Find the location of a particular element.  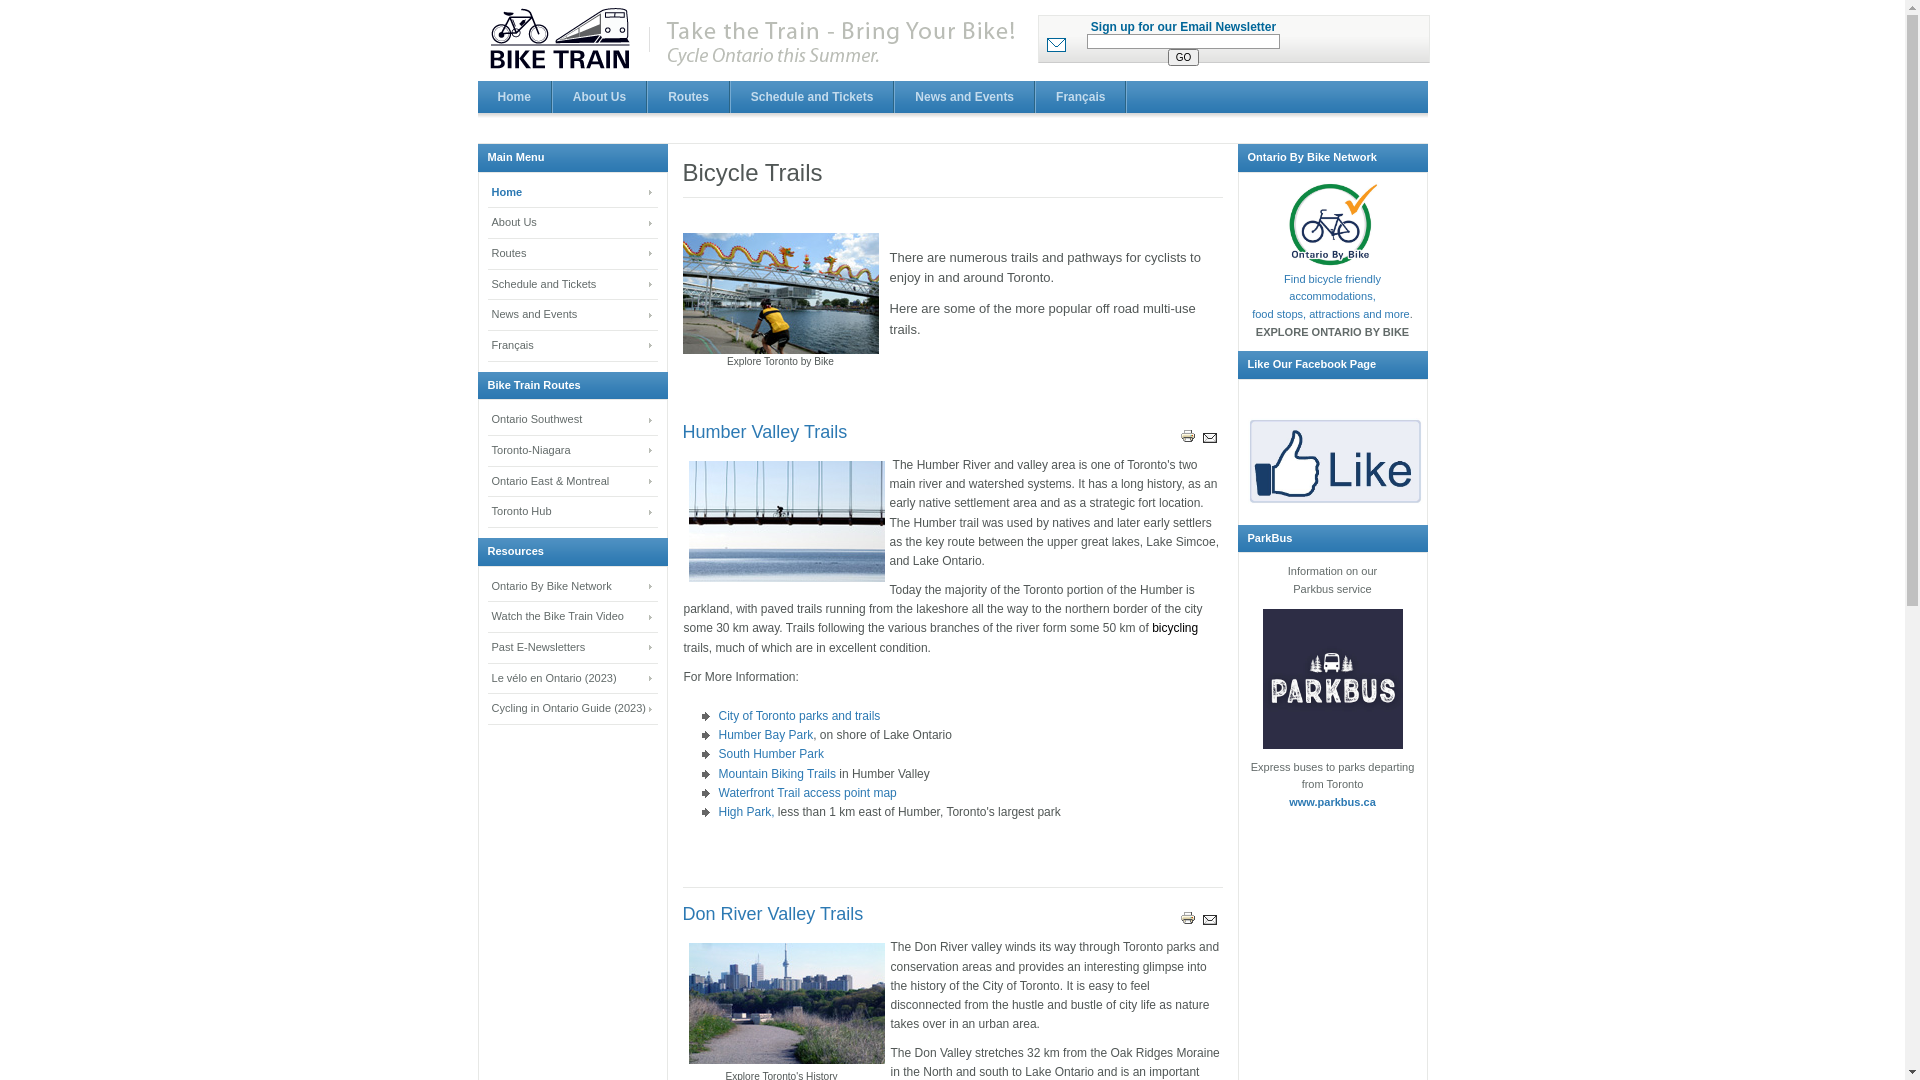

'Ontario Southwest' is located at coordinates (571, 419).